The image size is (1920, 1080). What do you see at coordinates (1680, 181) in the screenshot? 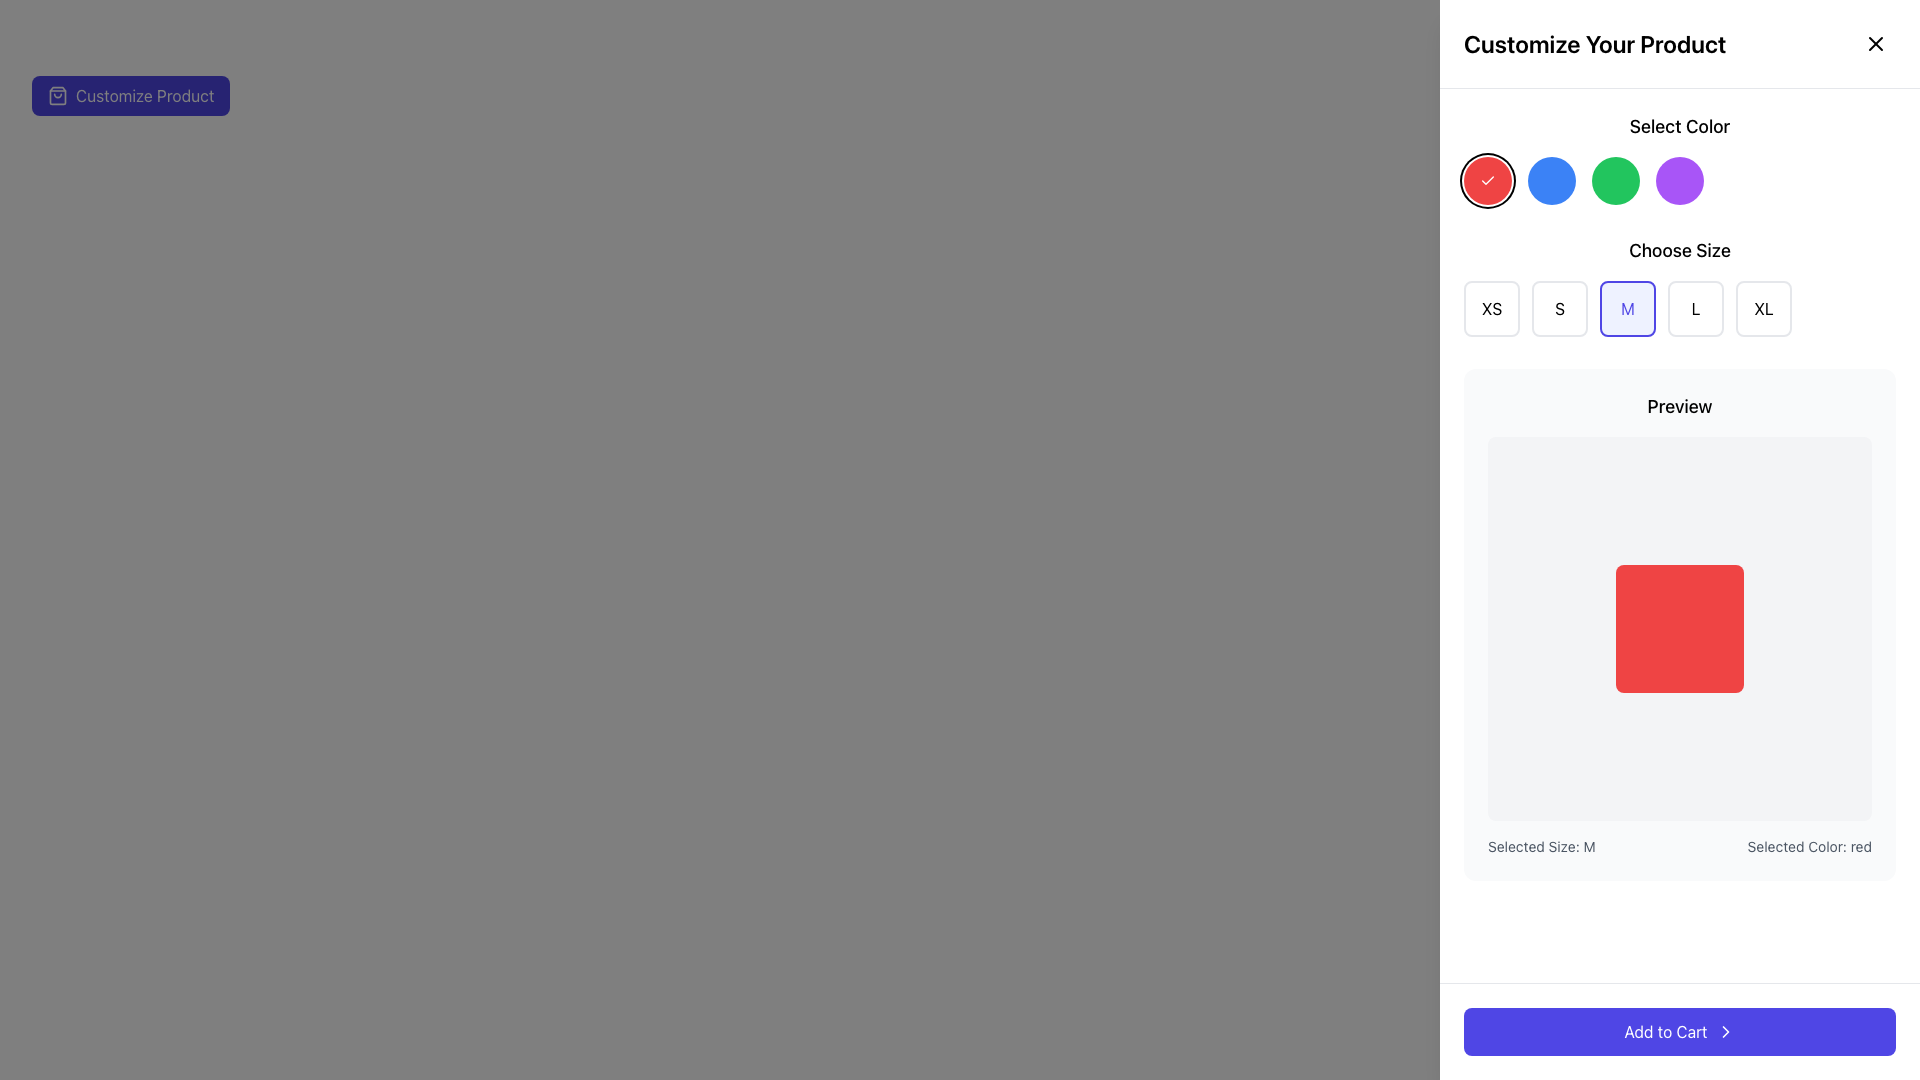
I see `the last circular color selection button, which is light purple and located to the right of the green button in the 'Select Color' section` at bounding box center [1680, 181].